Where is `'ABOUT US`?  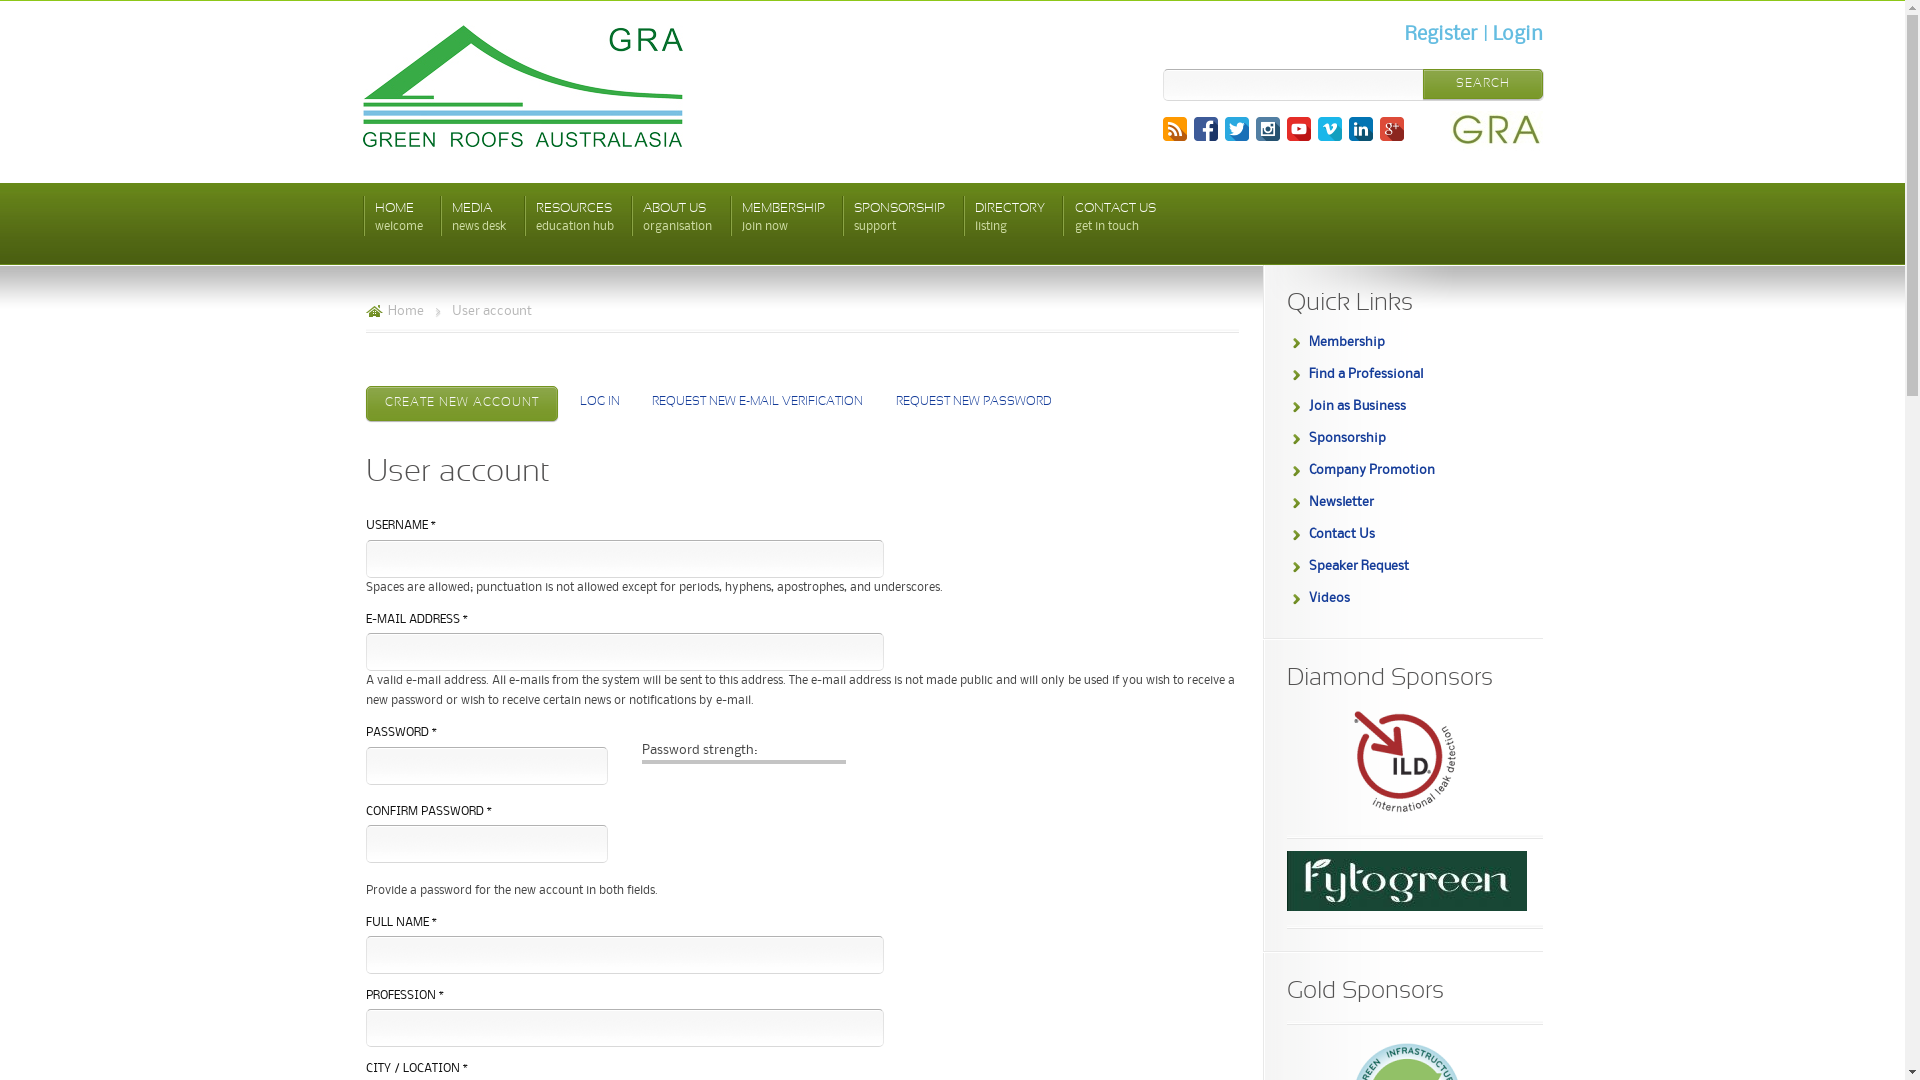
'ABOUT US is located at coordinates (629, 220).